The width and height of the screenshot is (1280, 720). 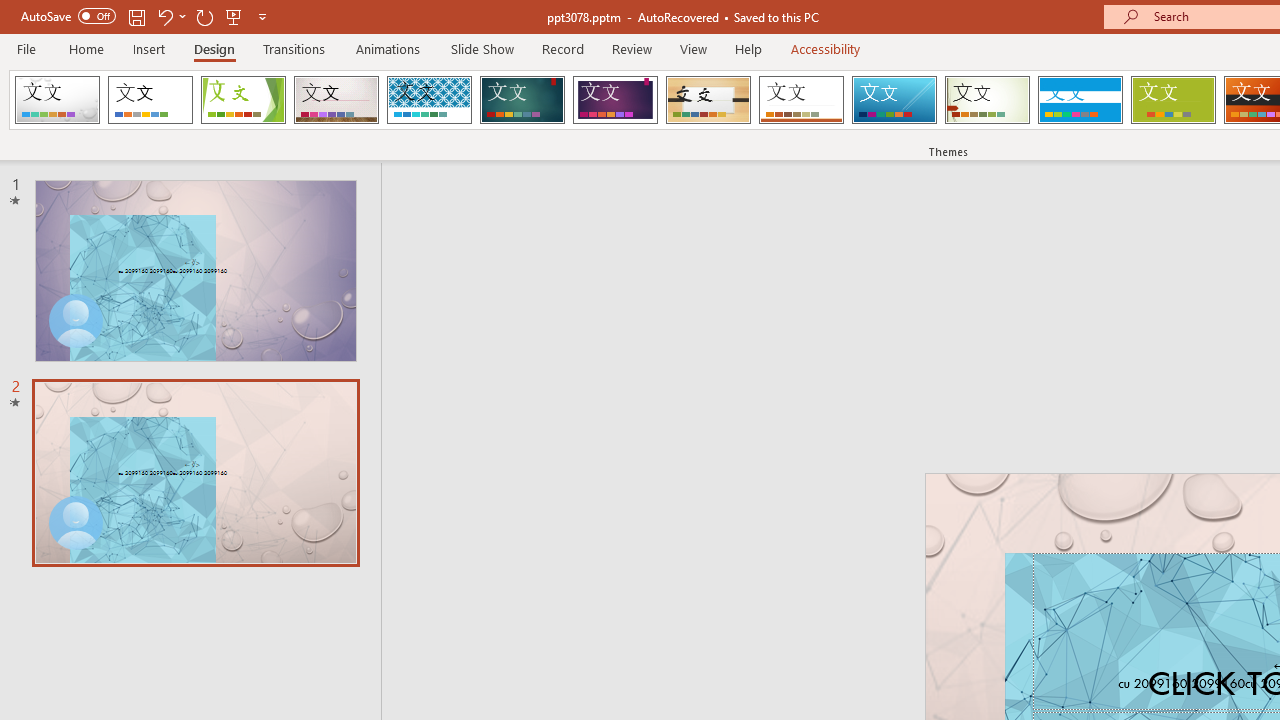 What do you see at coordinates (336, 100) in the screenshot?
I see `'Gallery'` at bounding box center [336, 100].